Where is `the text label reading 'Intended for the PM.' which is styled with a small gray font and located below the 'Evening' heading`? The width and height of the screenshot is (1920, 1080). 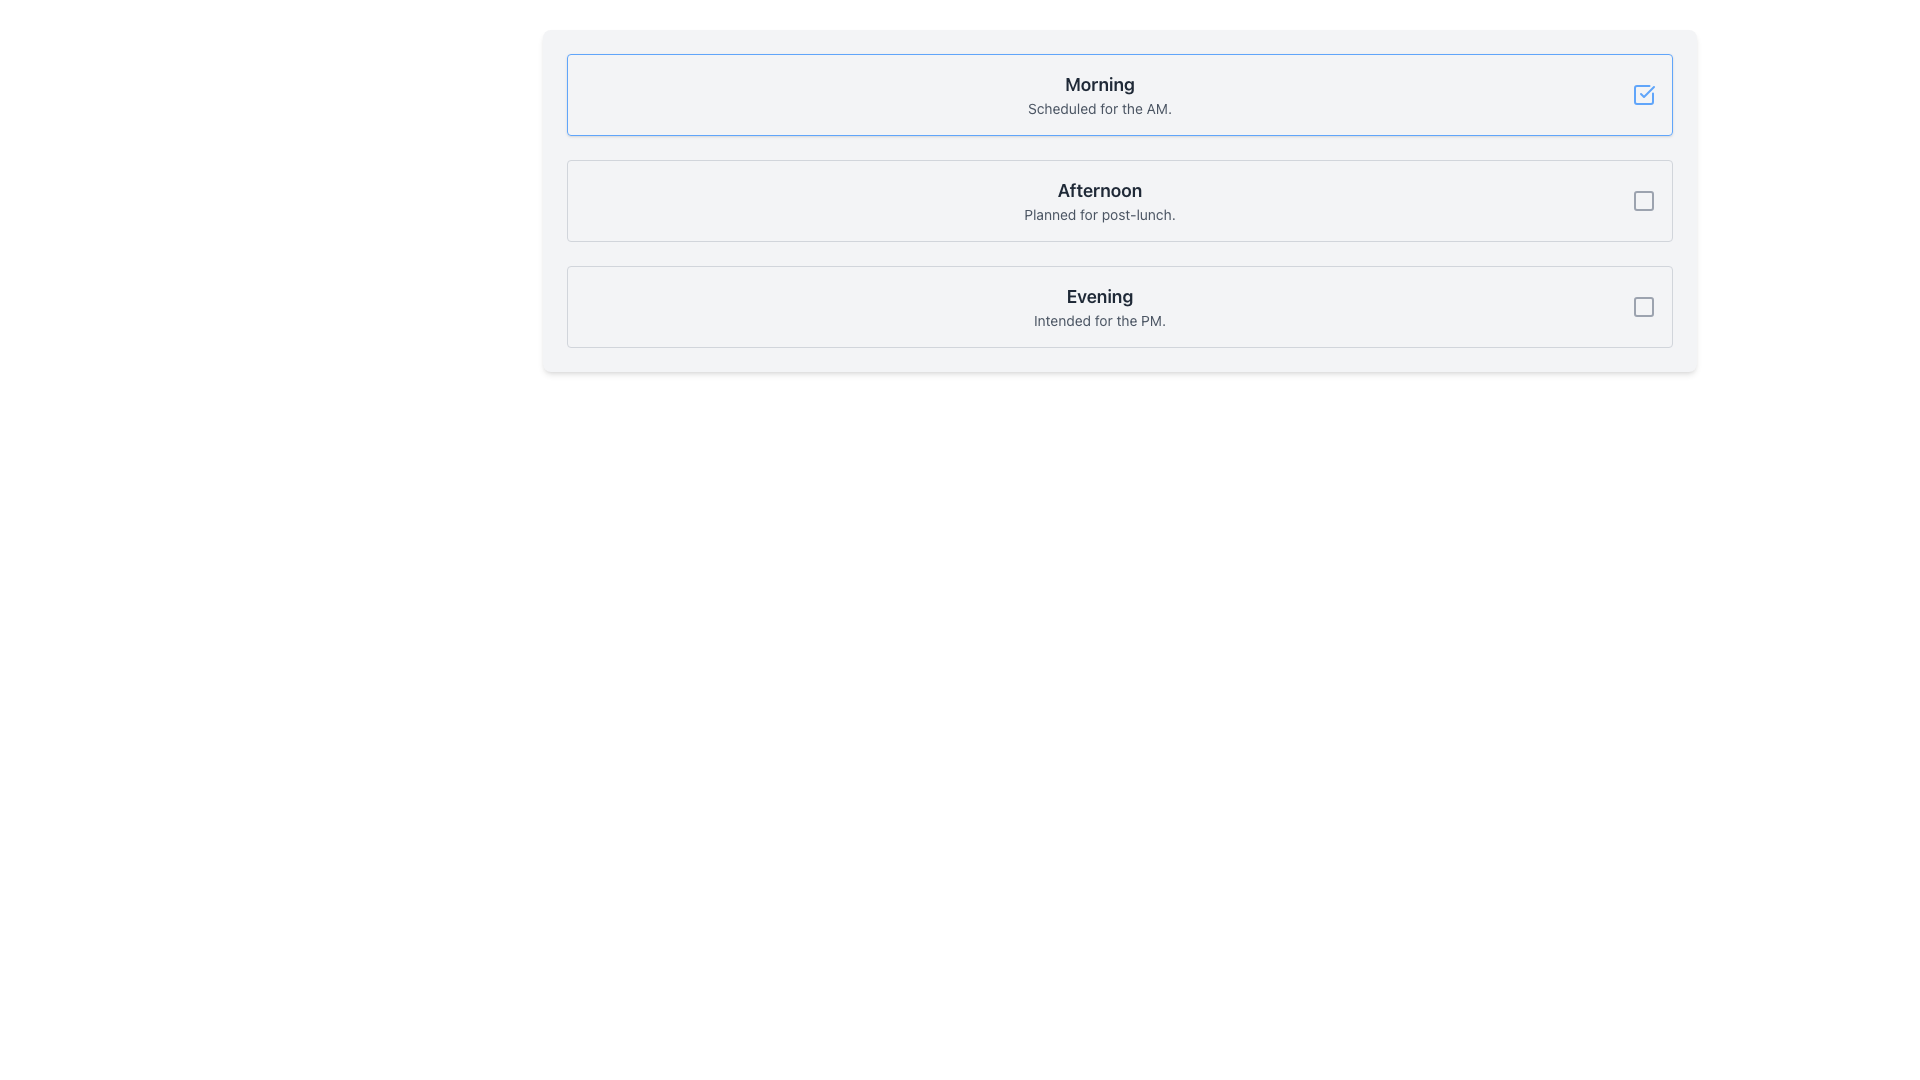 the text label reading 'Intended for the PM.' which is styled with a small gray font and located below the 'Evening' heading is located at coordinates (1098, 319).